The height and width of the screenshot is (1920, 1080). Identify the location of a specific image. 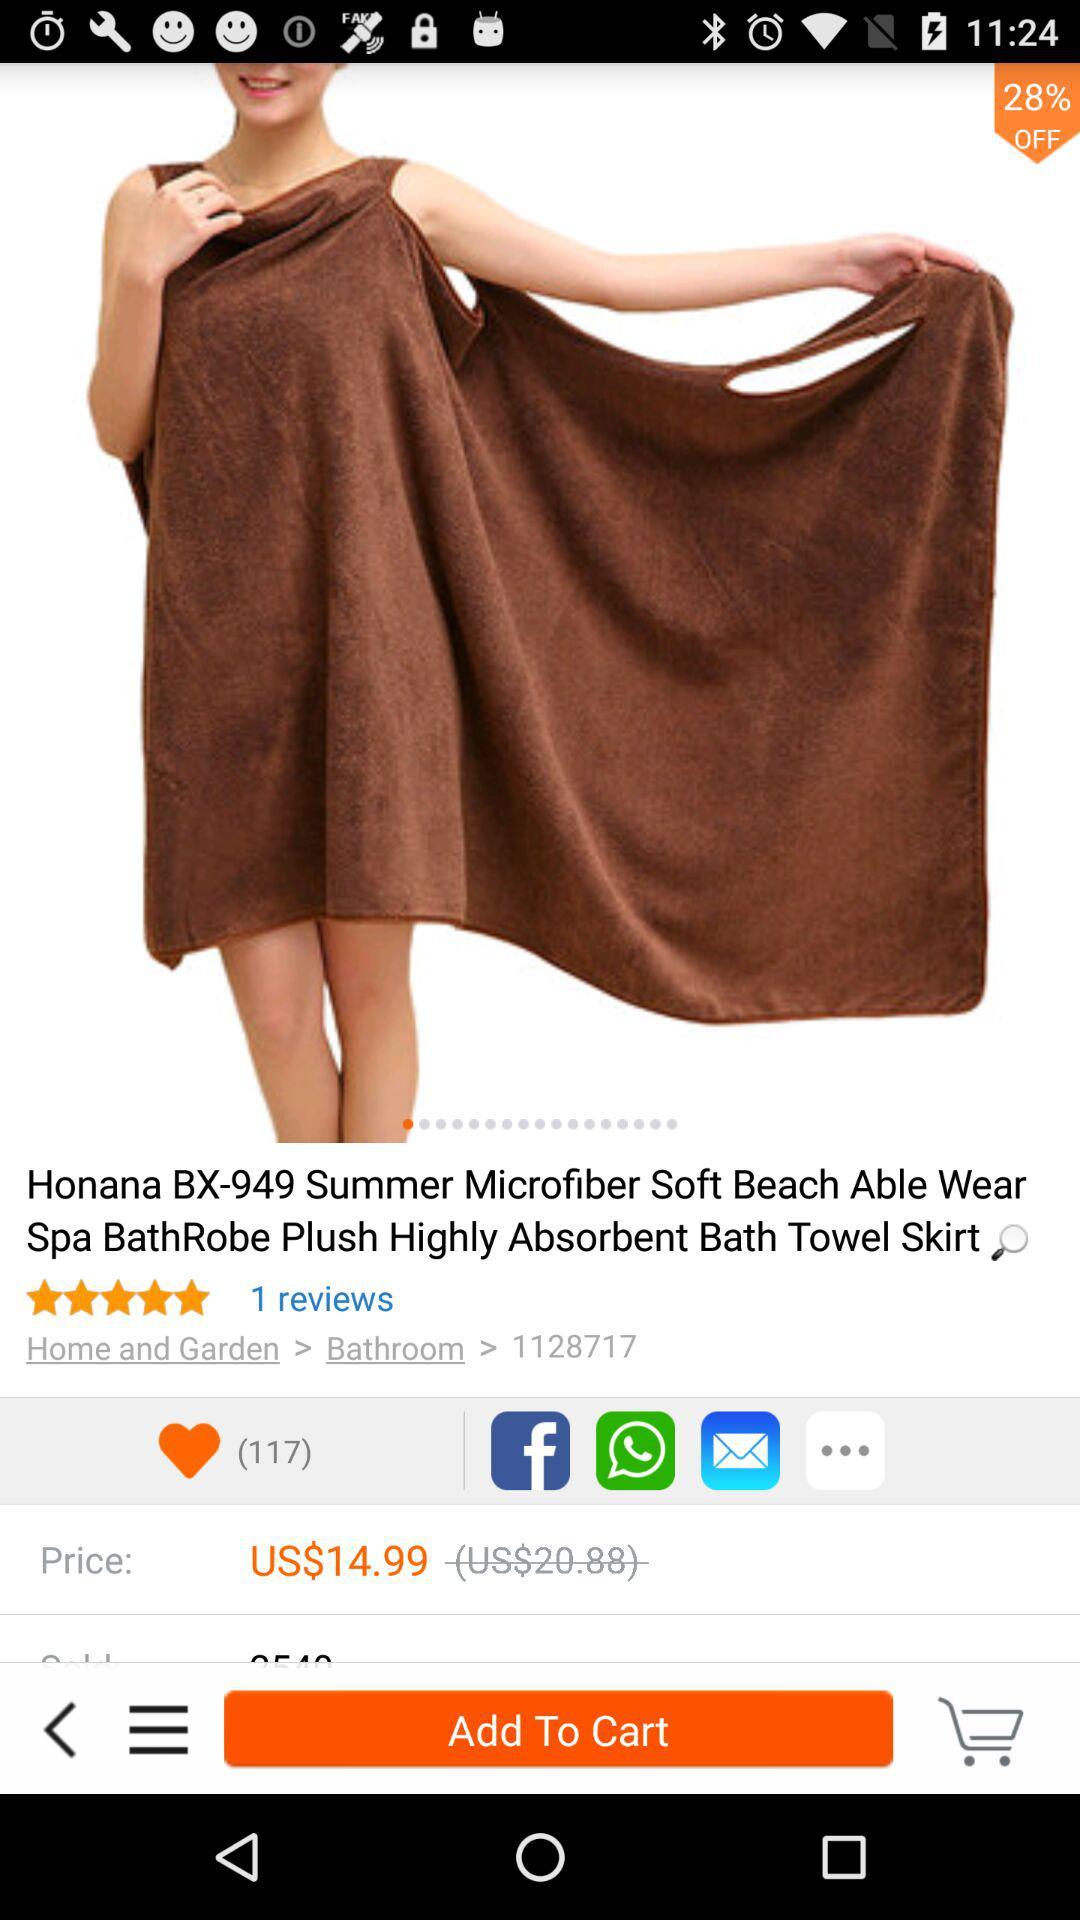
(588, 1124).